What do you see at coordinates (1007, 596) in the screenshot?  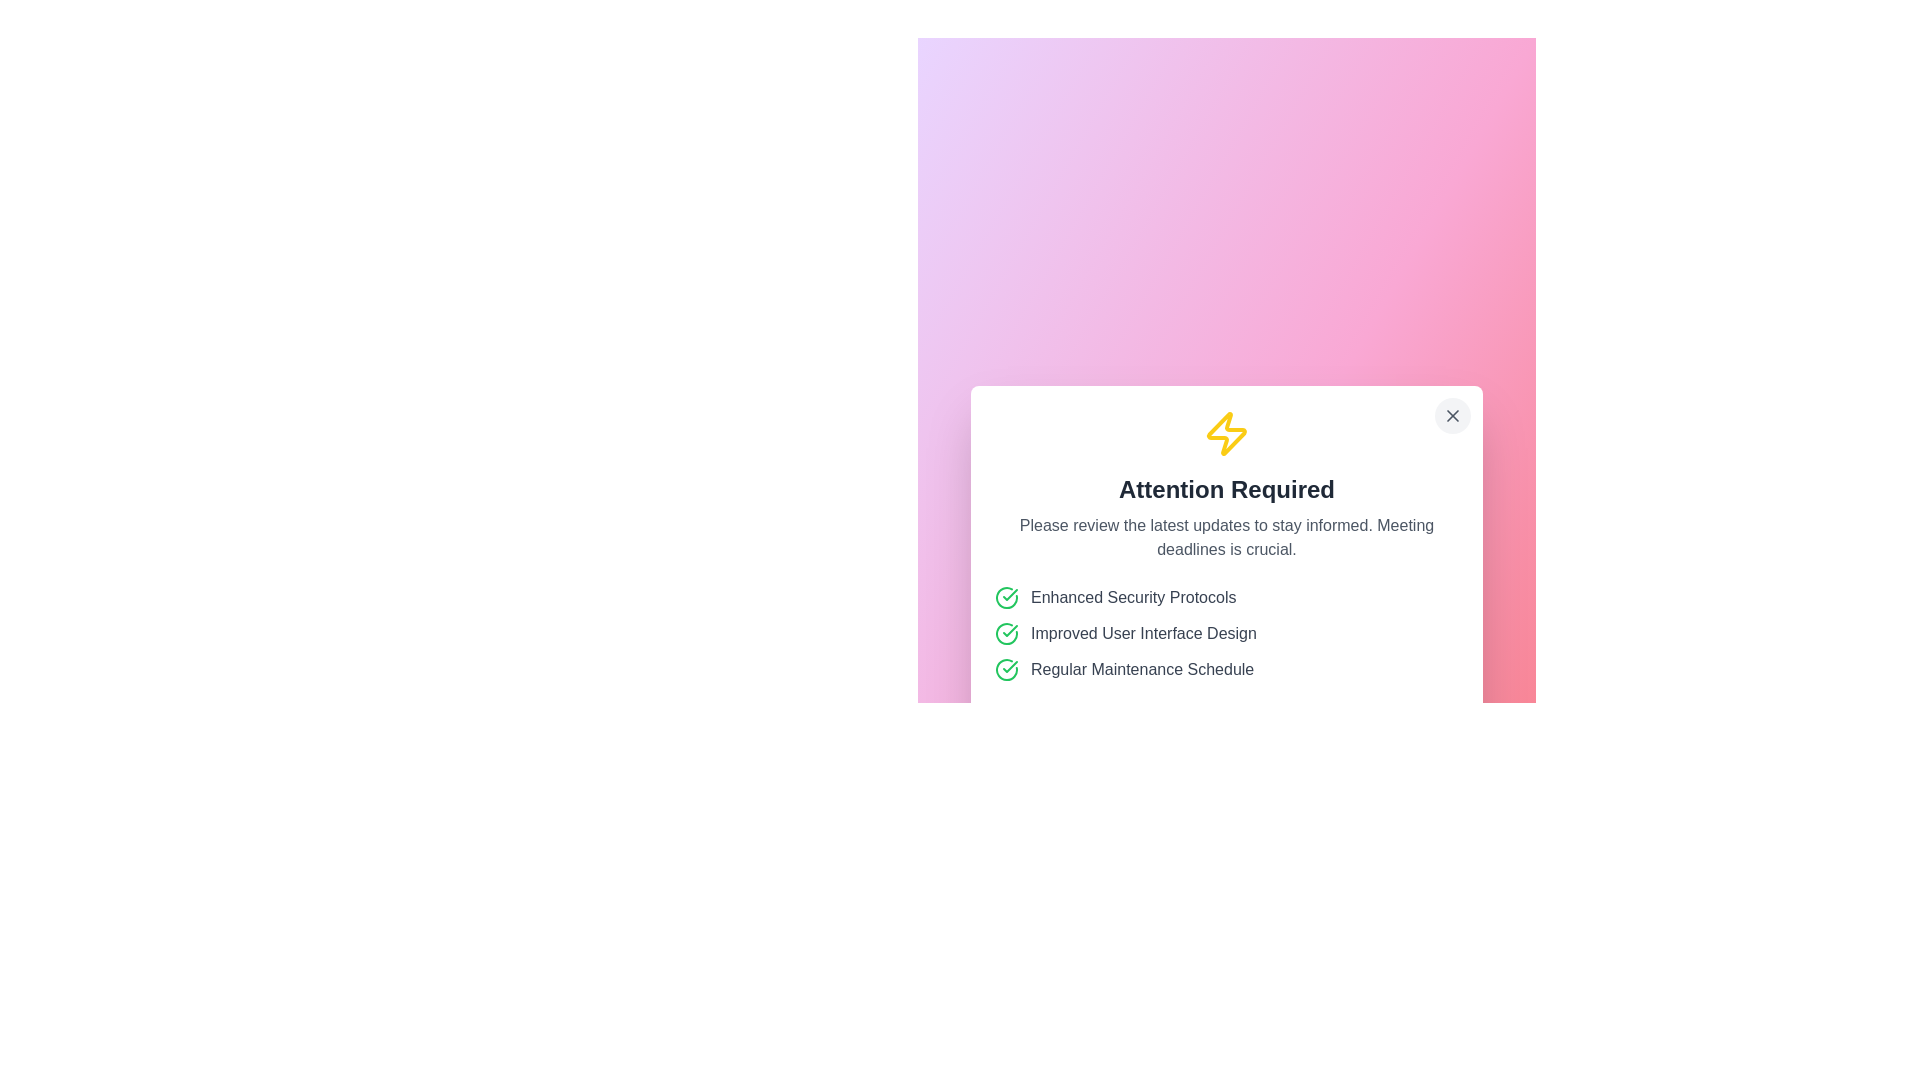 I see `the circular green checkmark icon that indicates a successful status, located to the left of the 'Enhanced Security Protocols' text` at bounding box center [1007, 596].